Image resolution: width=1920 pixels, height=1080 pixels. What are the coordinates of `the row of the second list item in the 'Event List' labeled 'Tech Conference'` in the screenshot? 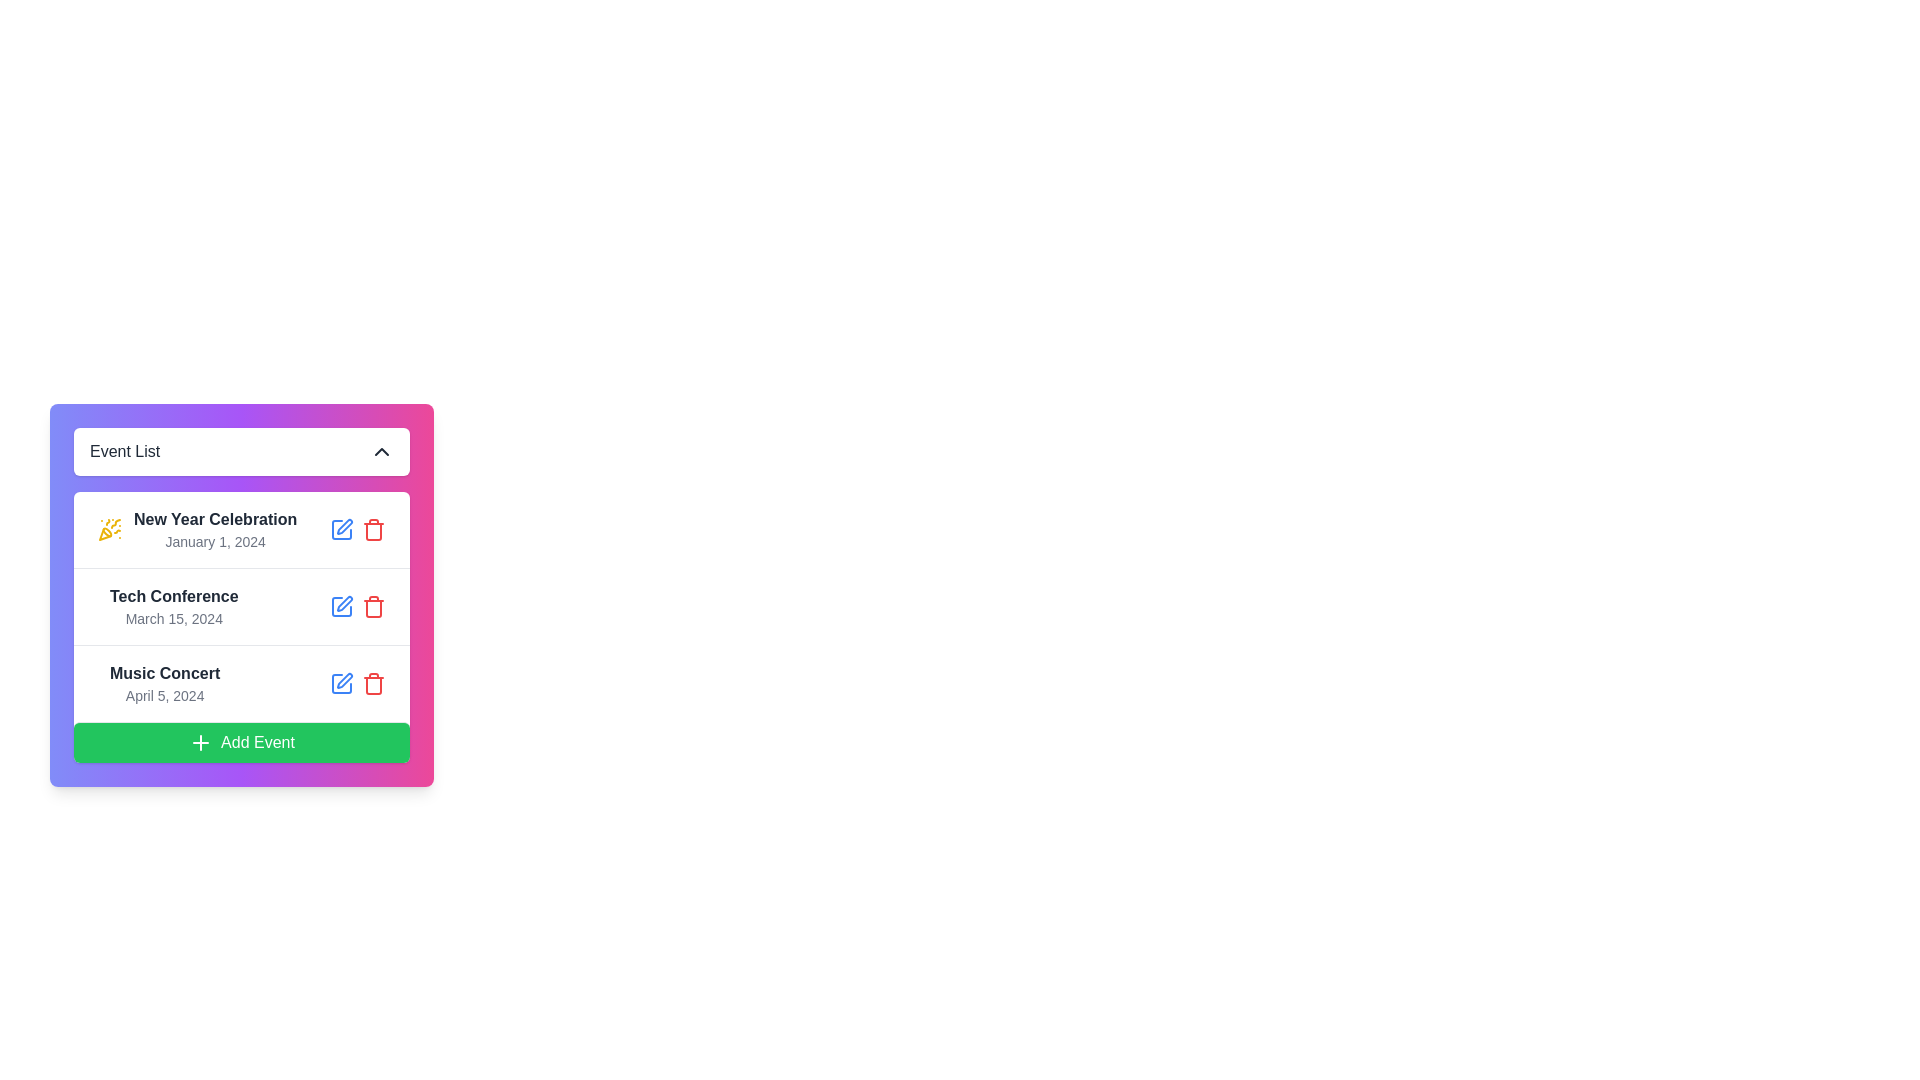 It's located at (240, 604).